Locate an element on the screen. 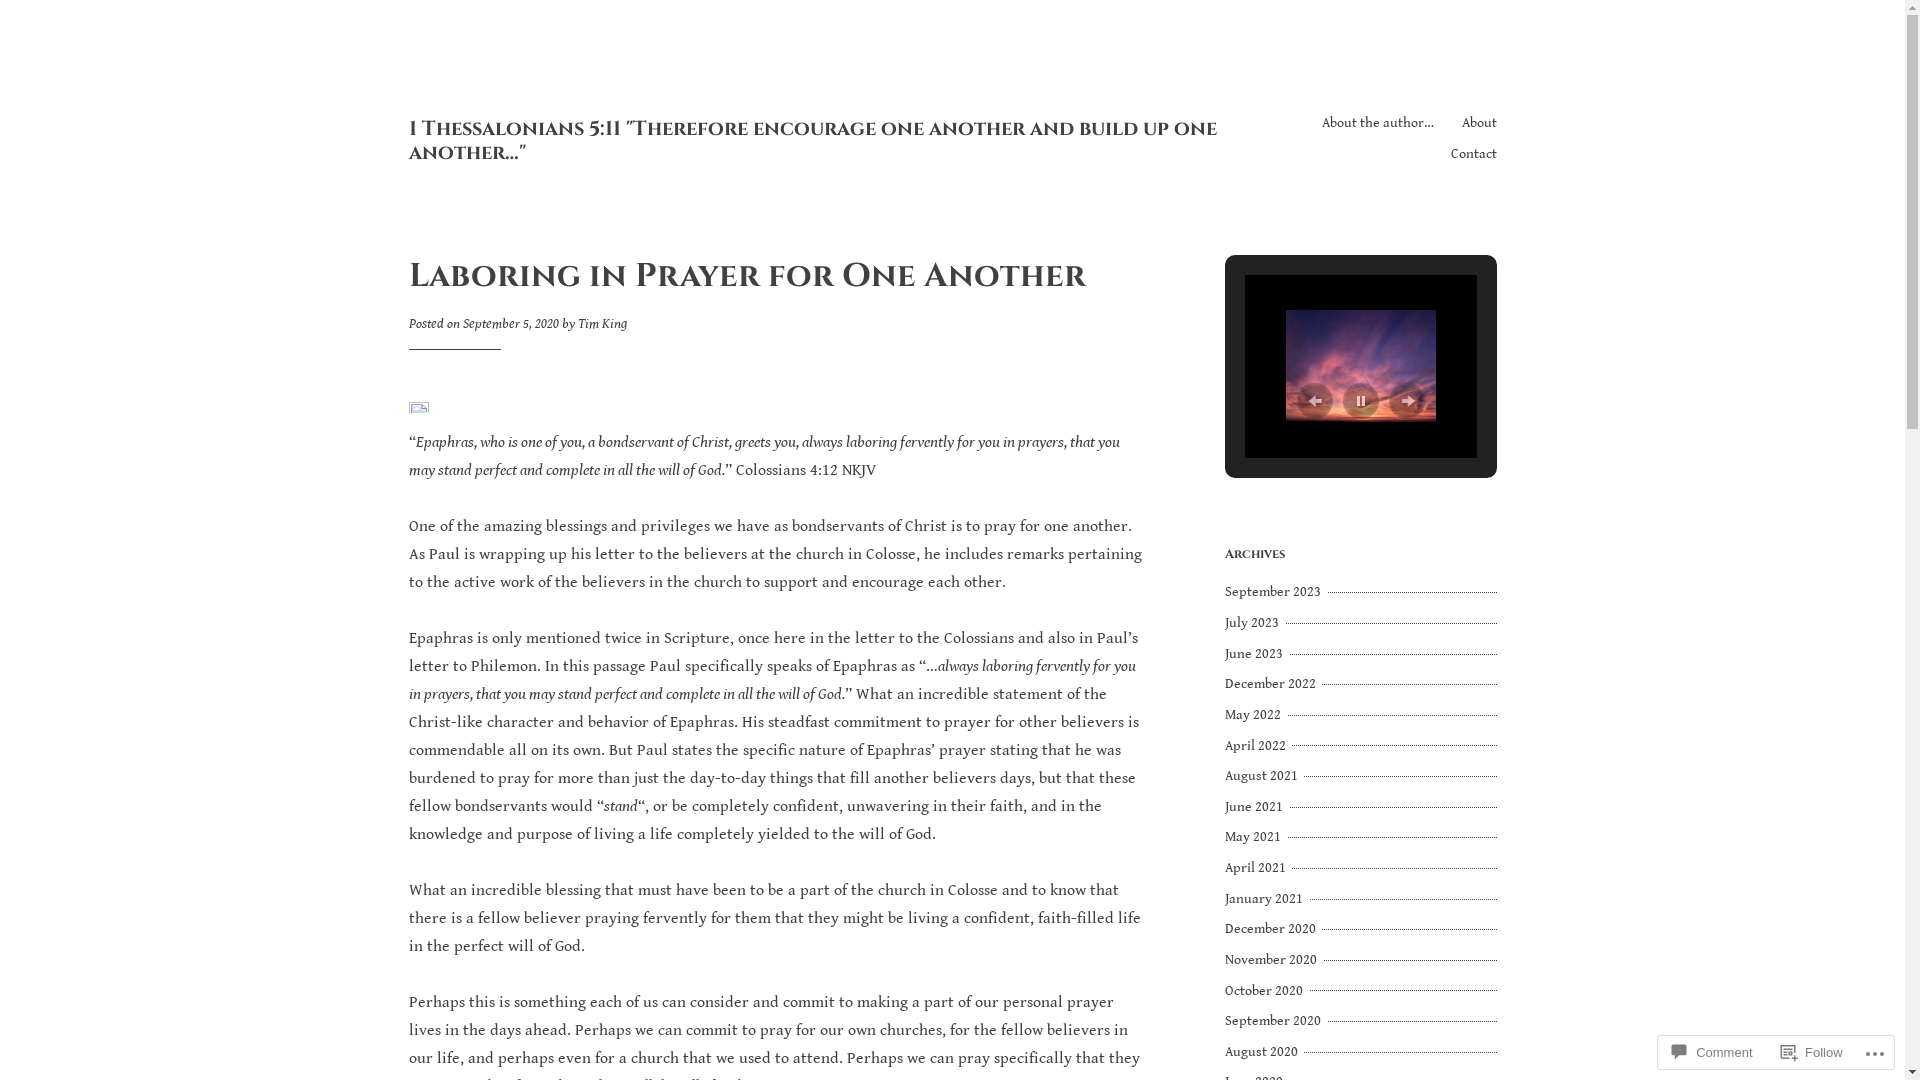  'August 2021' is located at coordinates (1223, 774).